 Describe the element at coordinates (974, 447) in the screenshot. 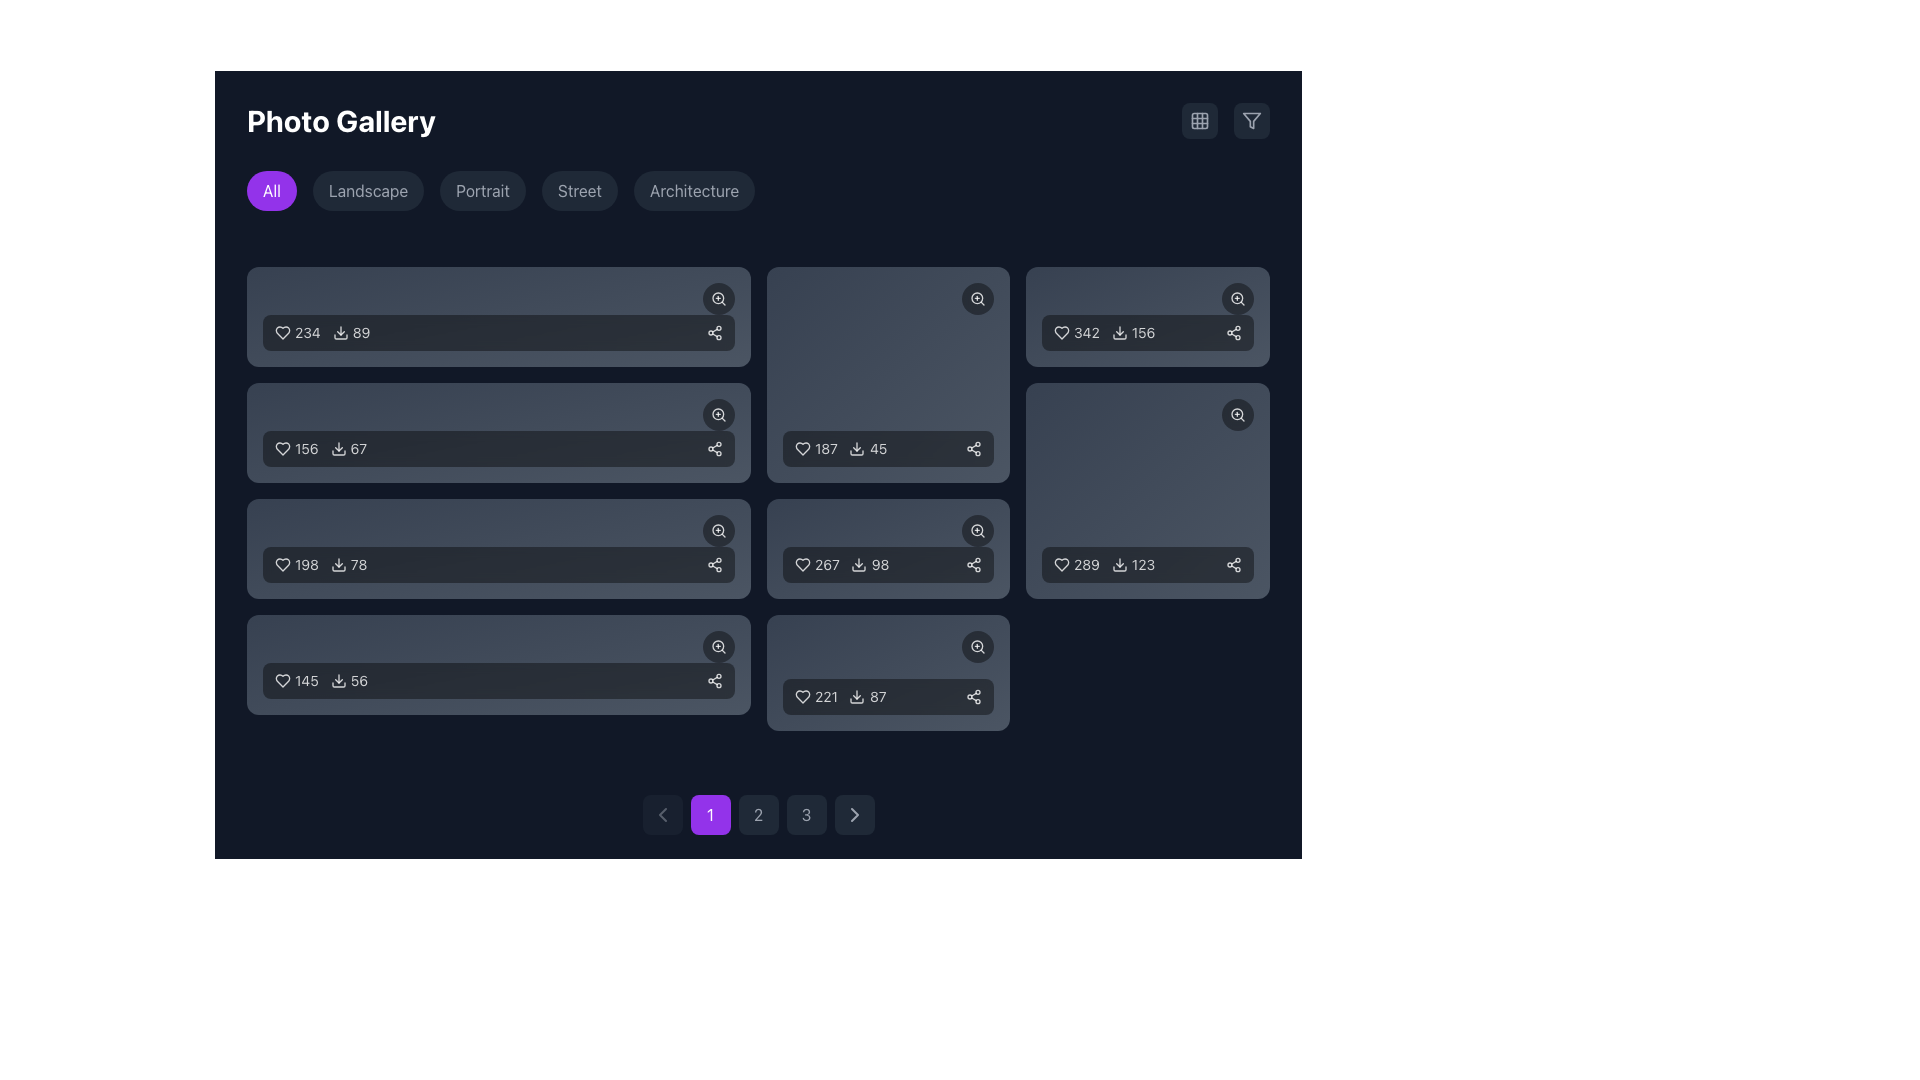

I see `the share button, represented by a minimalistic white icon of a connected diagram with three circular nodes, located in the bottom right corner of the card displaying the numbers '187 45'` at that location.